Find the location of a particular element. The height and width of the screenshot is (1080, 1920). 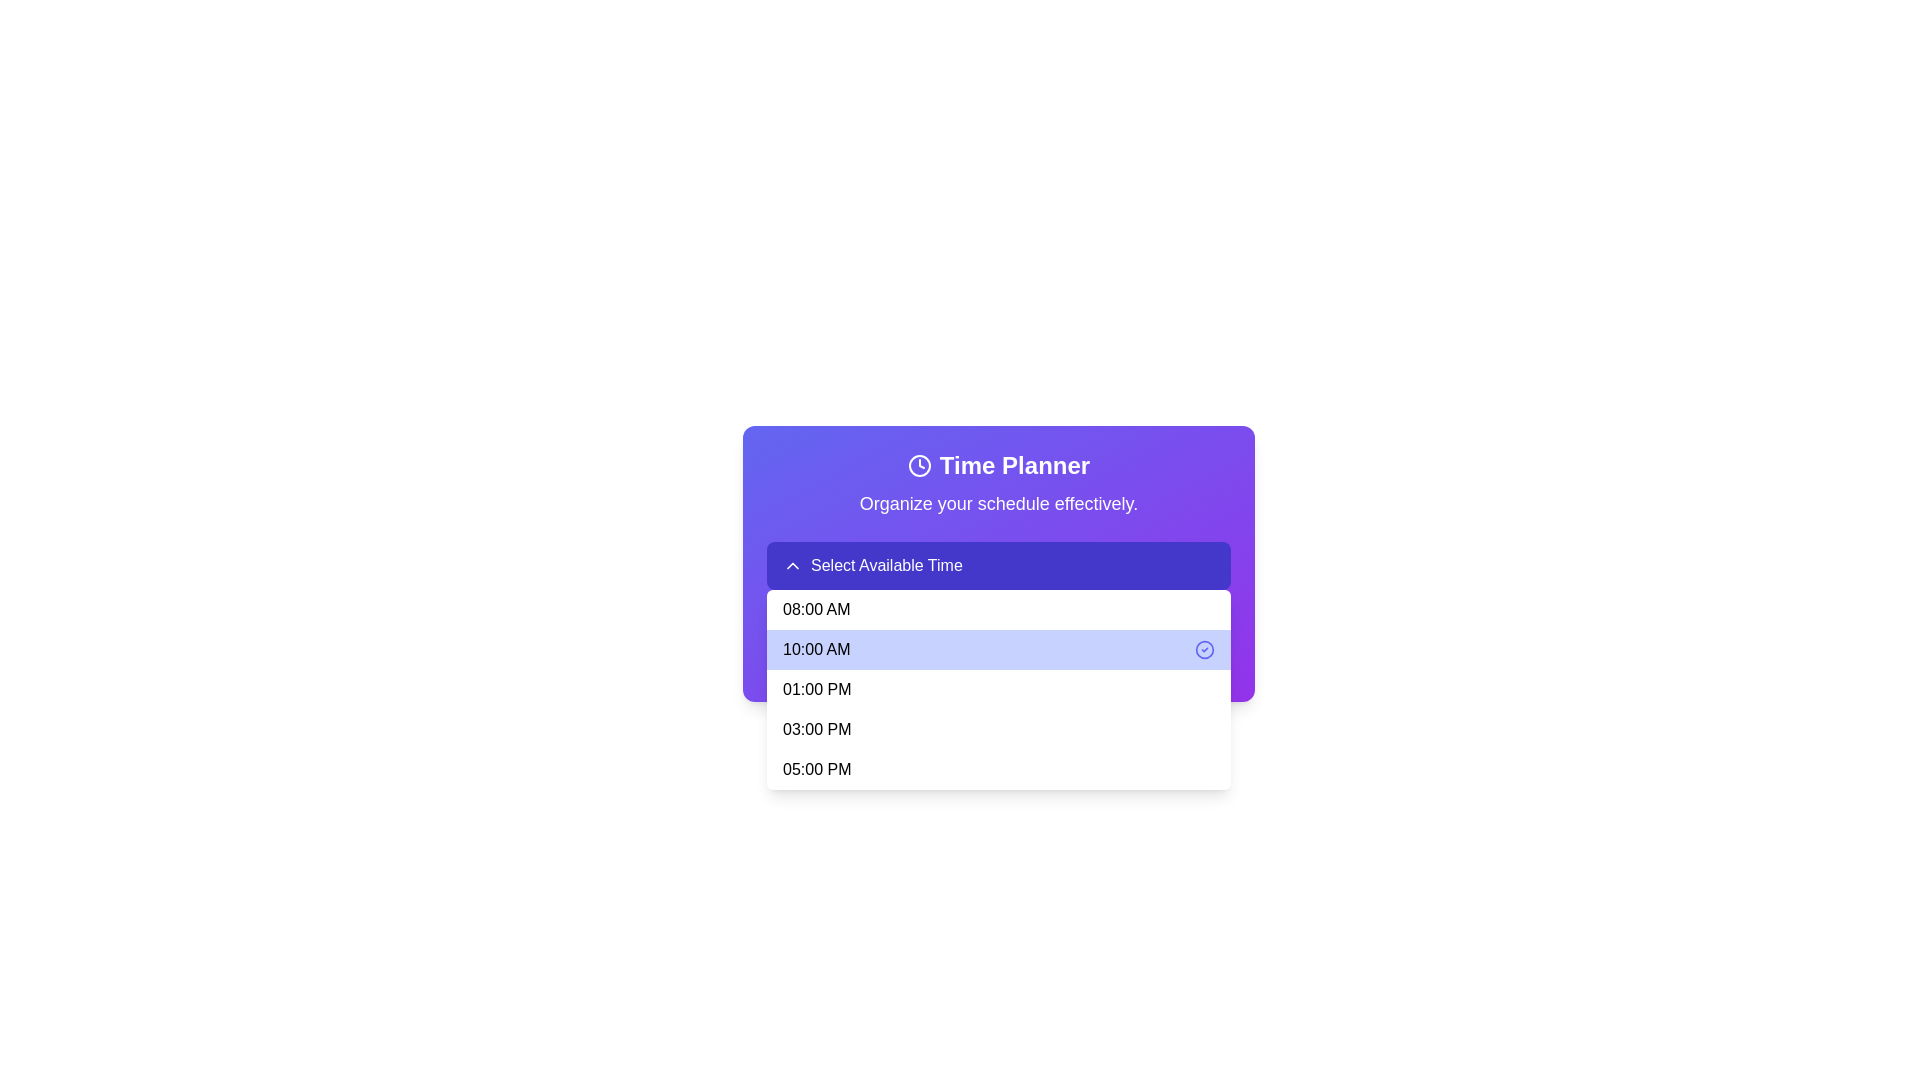

the dropdown option displaying '03:00 PM', which is the fourth item is located at coordinates (998, 729).